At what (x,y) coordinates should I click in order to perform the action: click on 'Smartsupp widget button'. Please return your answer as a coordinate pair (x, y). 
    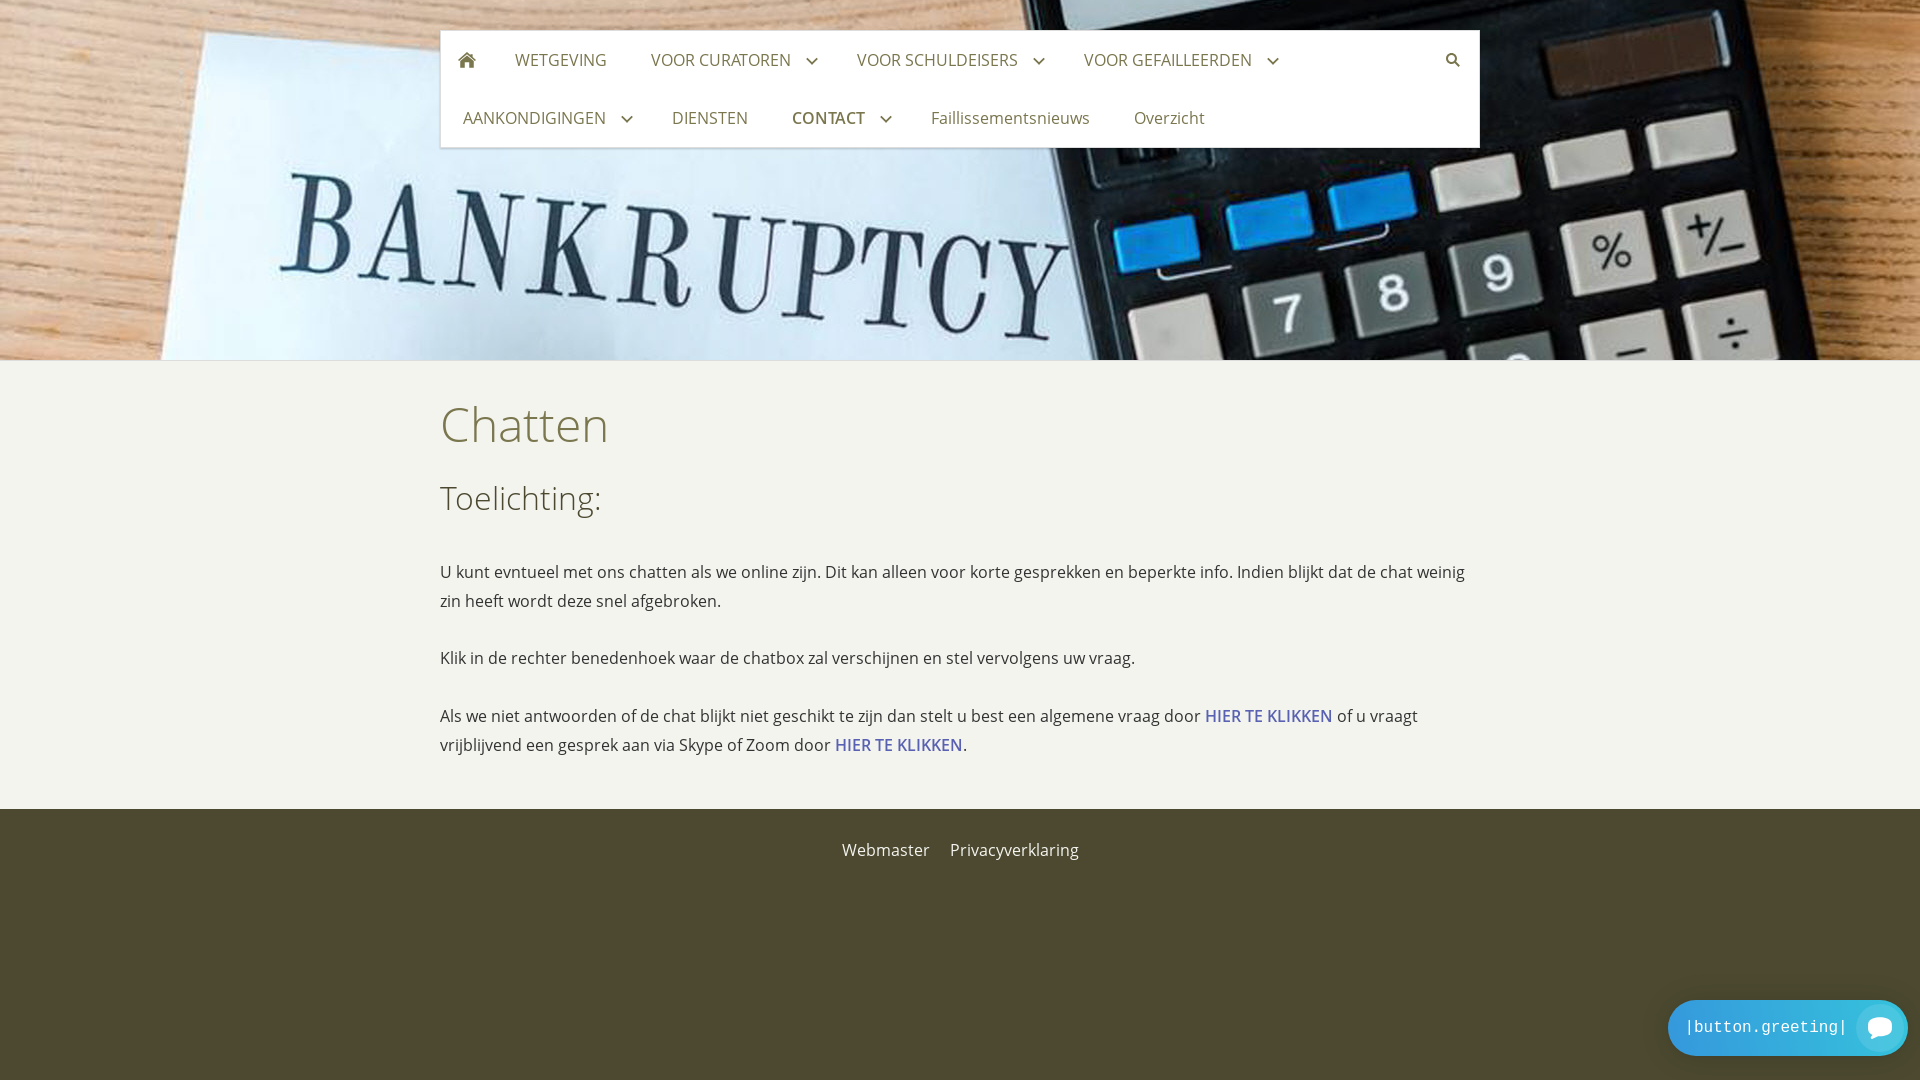
    Looking at the image, I should click on (1788, 1028).